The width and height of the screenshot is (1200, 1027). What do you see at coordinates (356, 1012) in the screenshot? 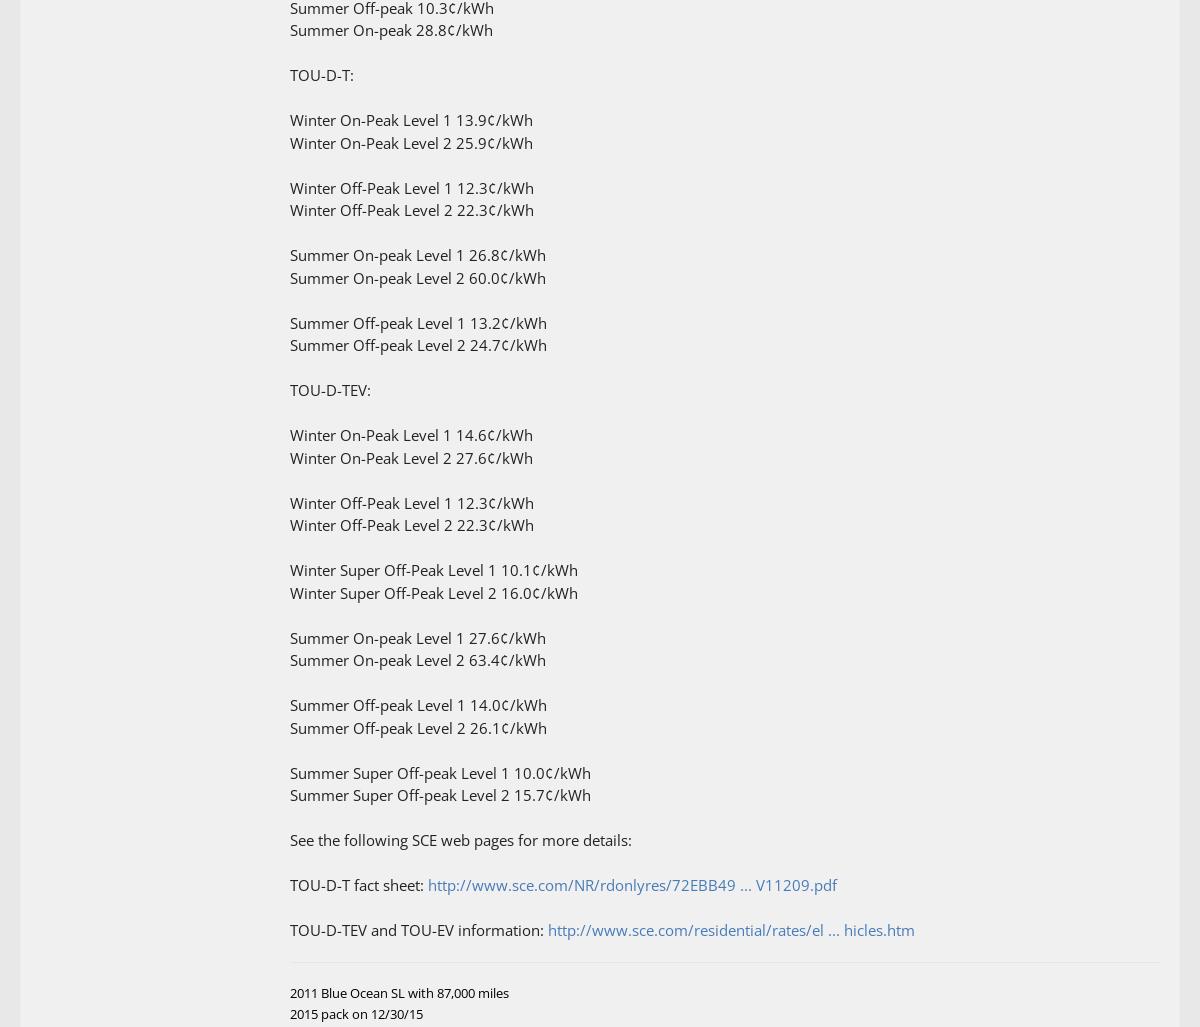
I see `'2015 pack on 12/30/15'` at bounding box center [356, 1012].